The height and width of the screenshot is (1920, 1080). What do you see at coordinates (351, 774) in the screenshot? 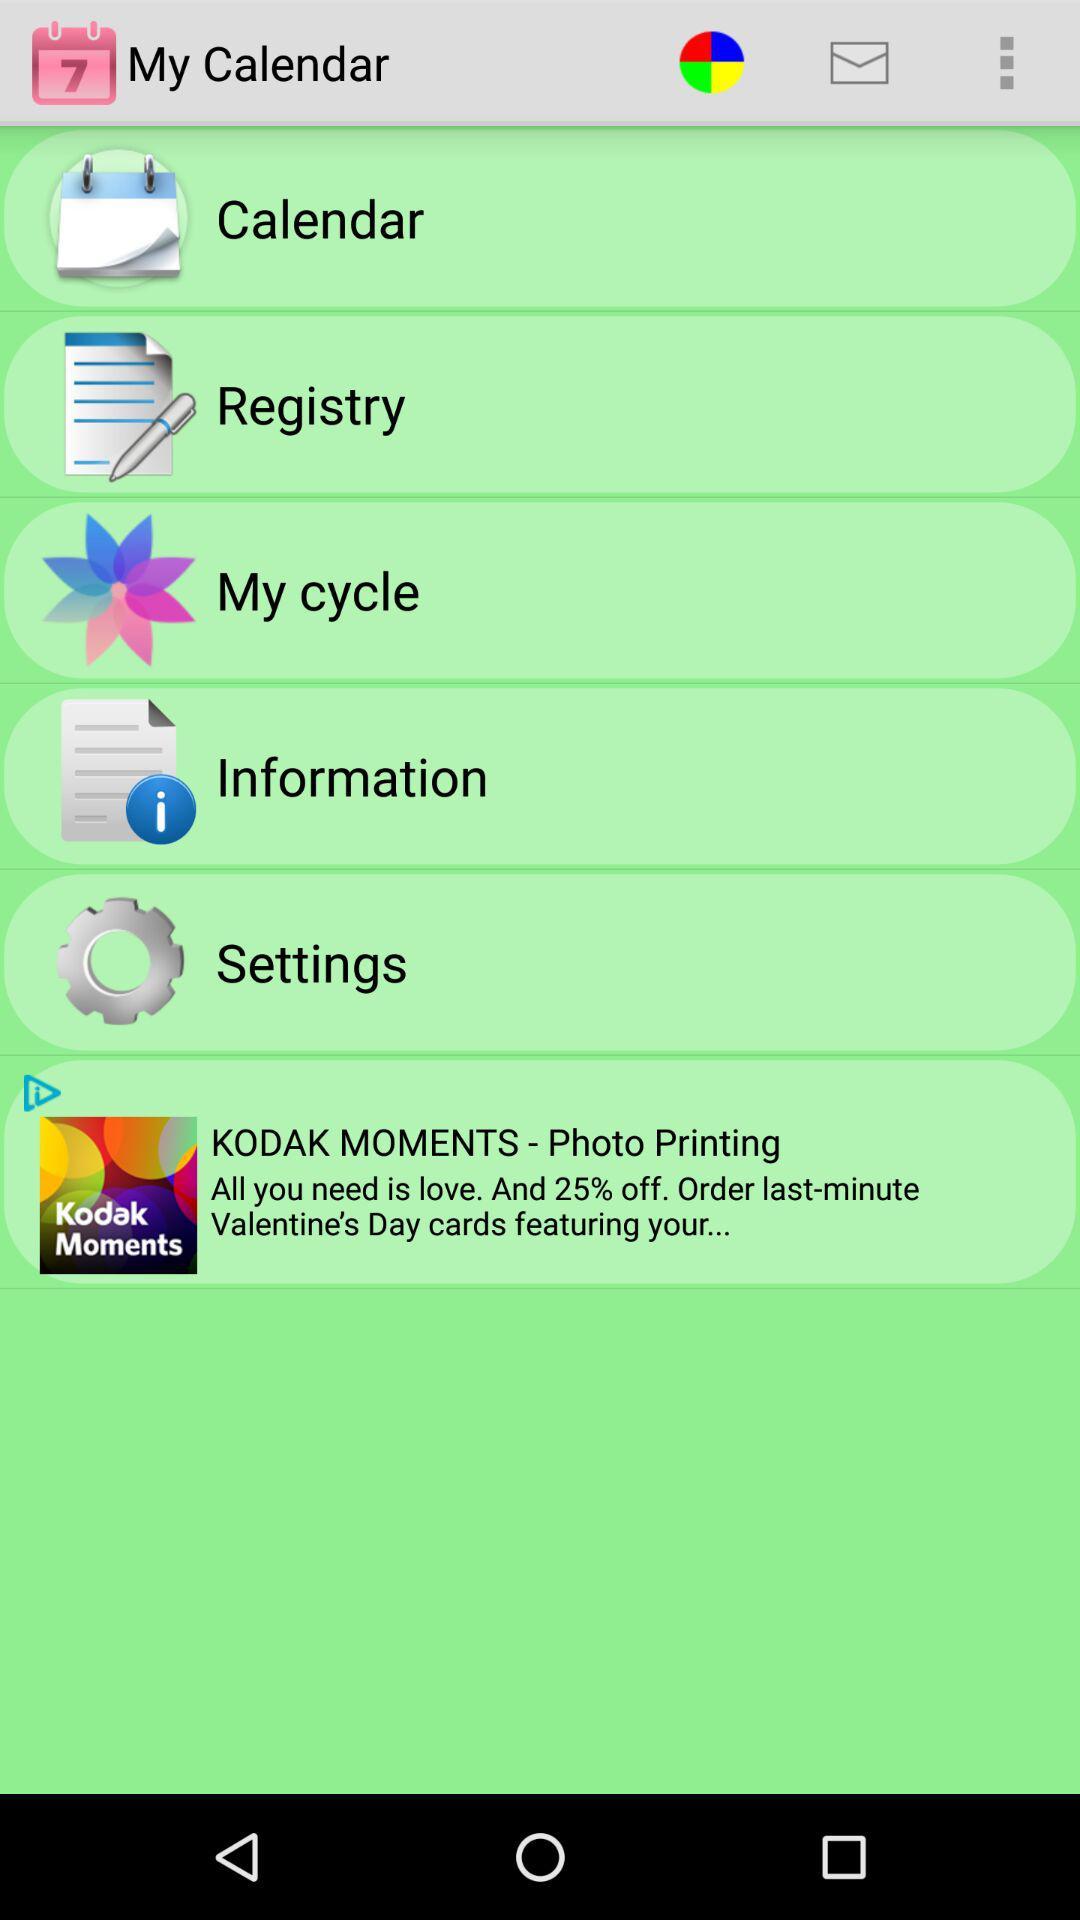
I see `the information app` at bounding box center [351, 774].